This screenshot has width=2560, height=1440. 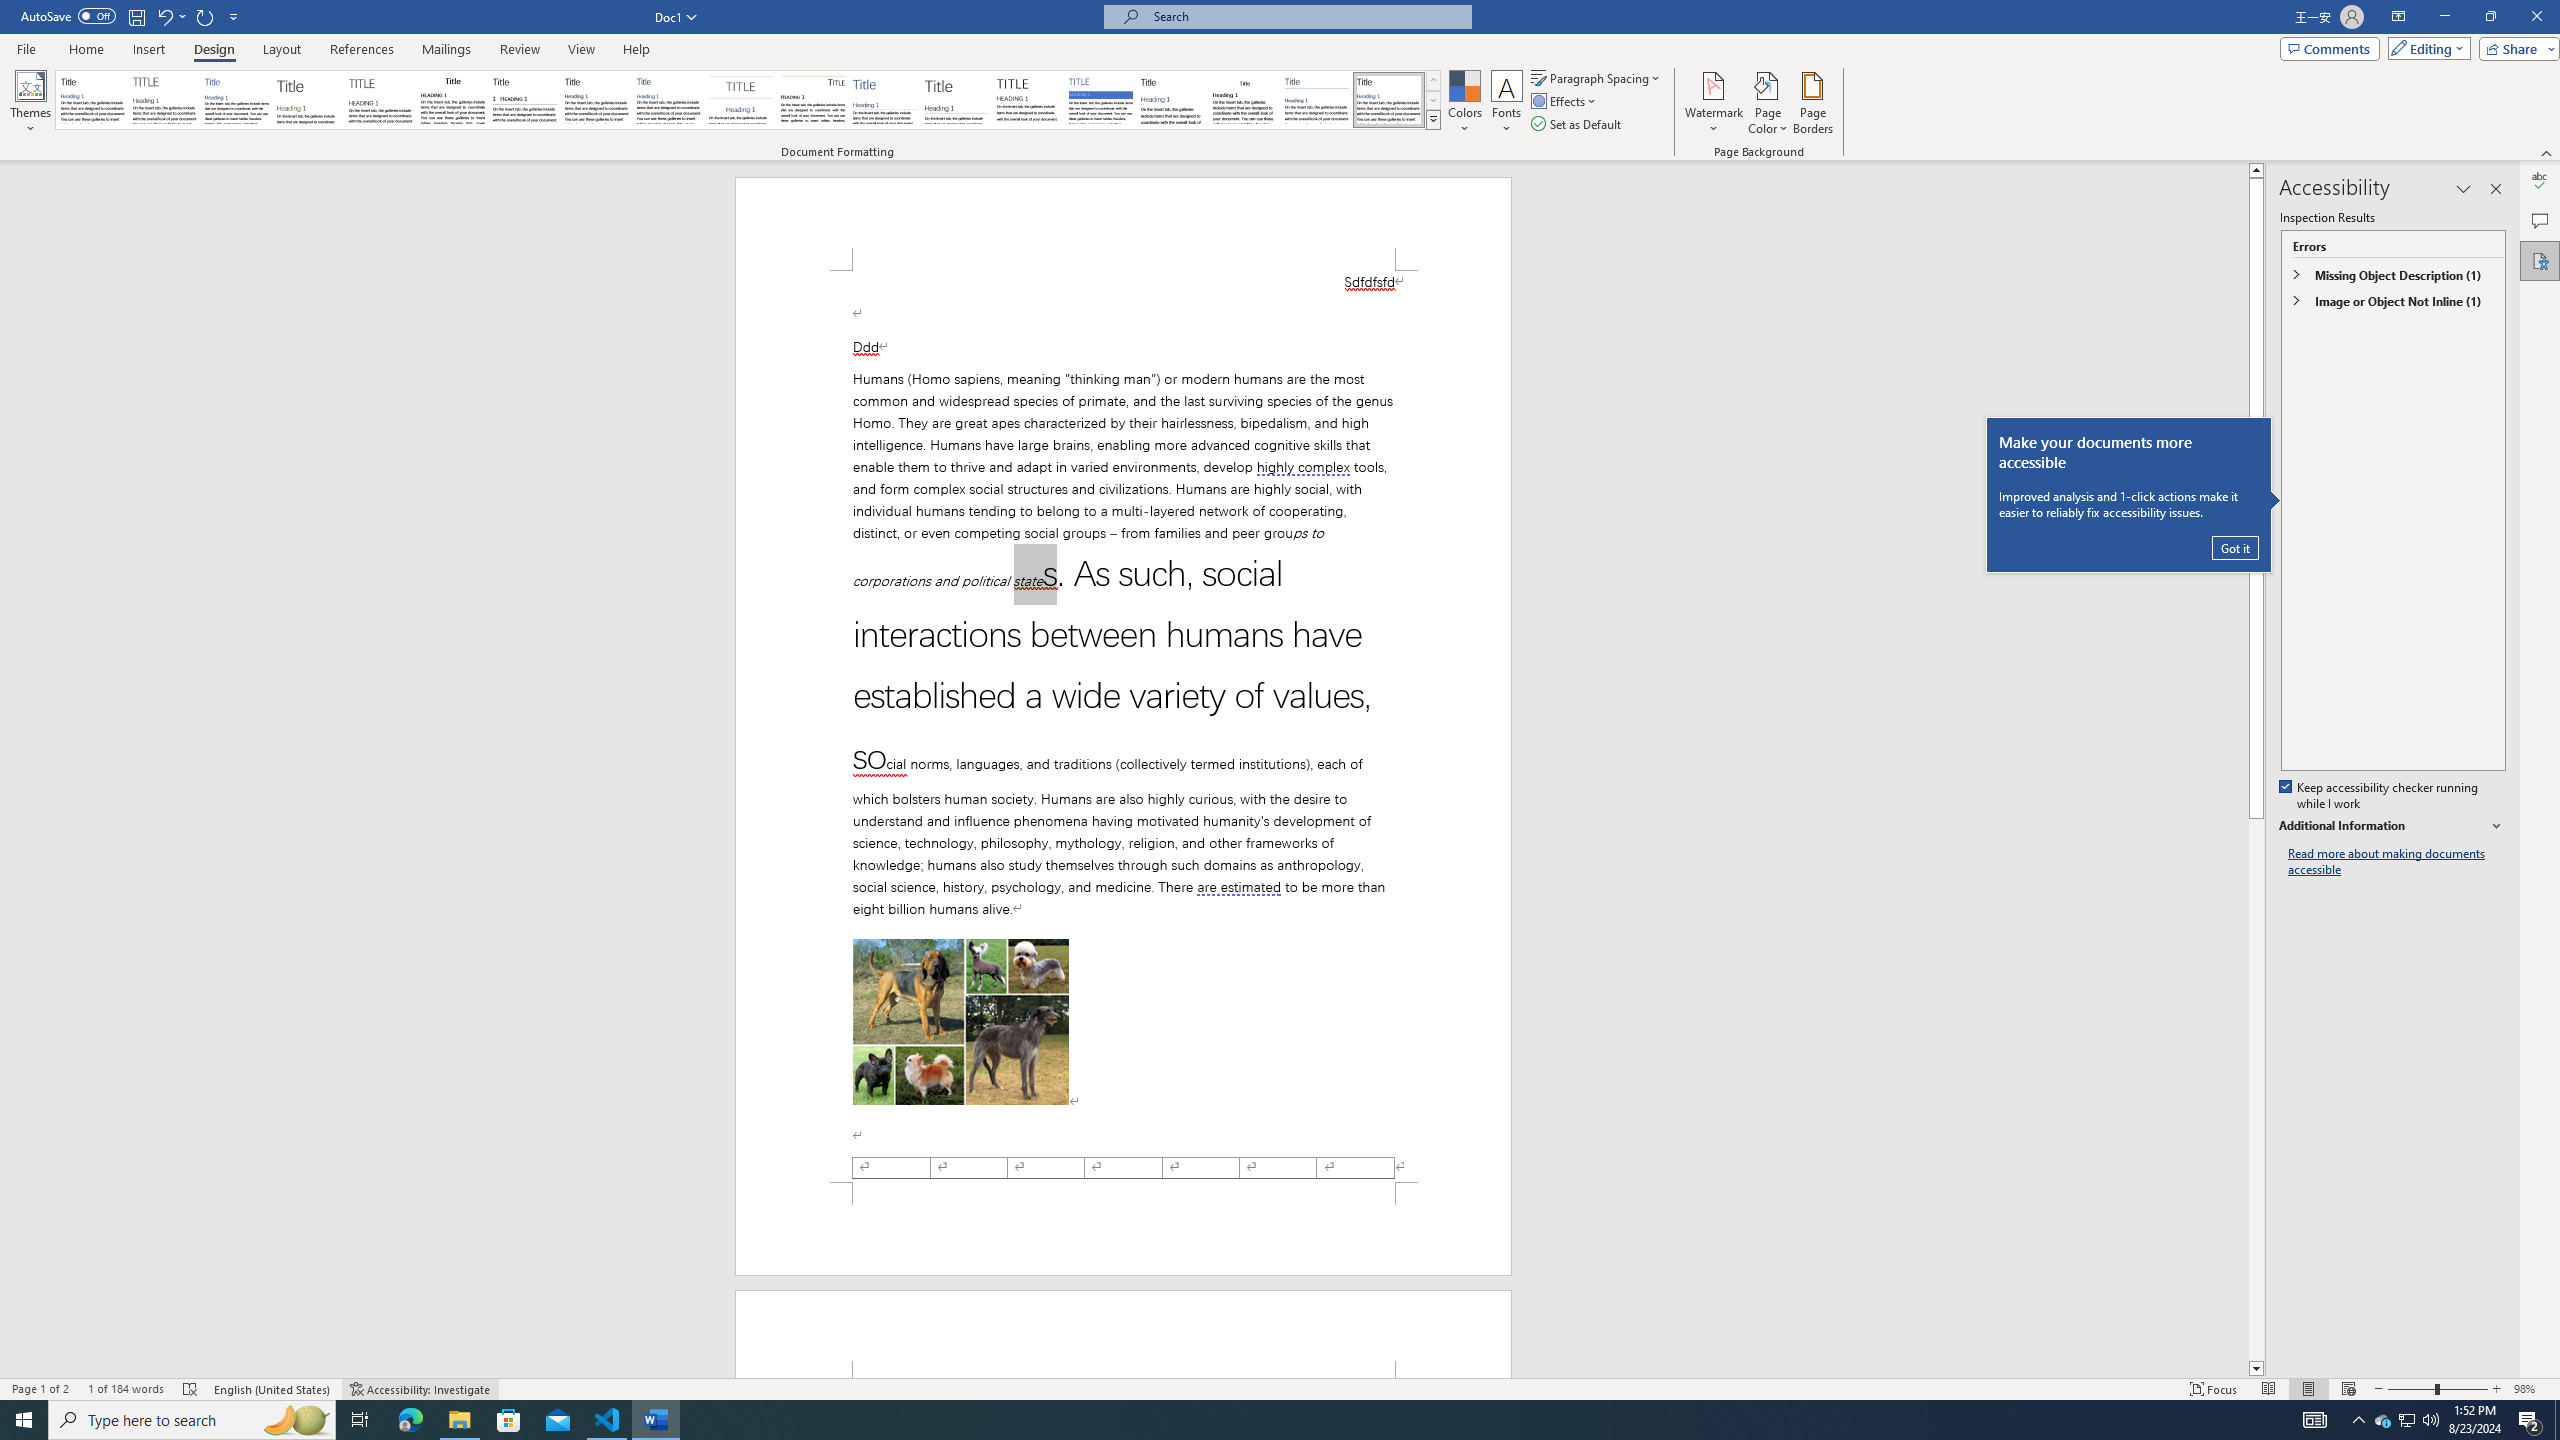 I want to click on 'Collapse the Ribbon', so click(x=2547, y=153).